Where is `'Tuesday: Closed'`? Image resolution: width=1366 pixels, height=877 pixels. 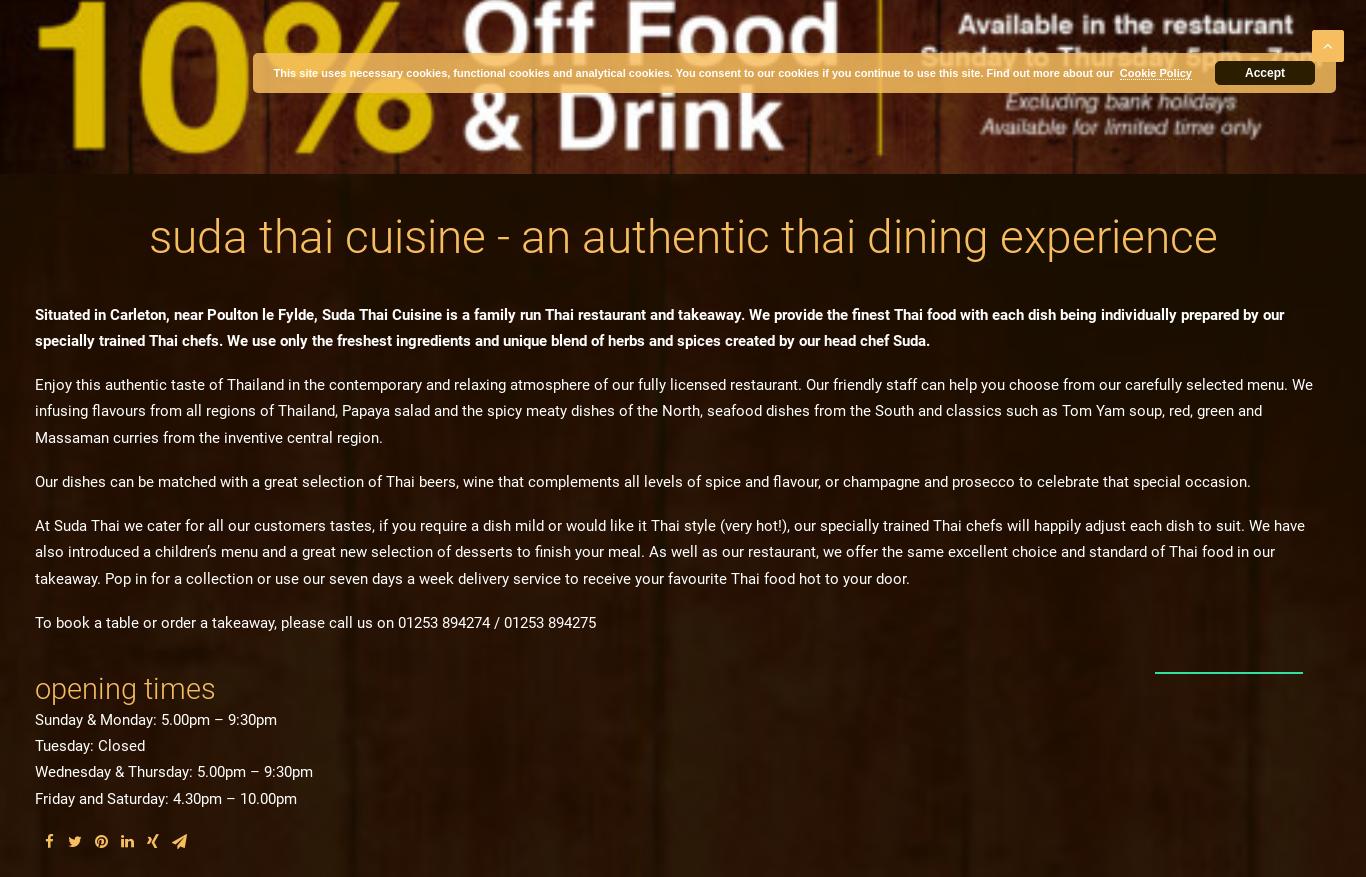 'Tuesday: Closed' is located at coordinates (90, 745).